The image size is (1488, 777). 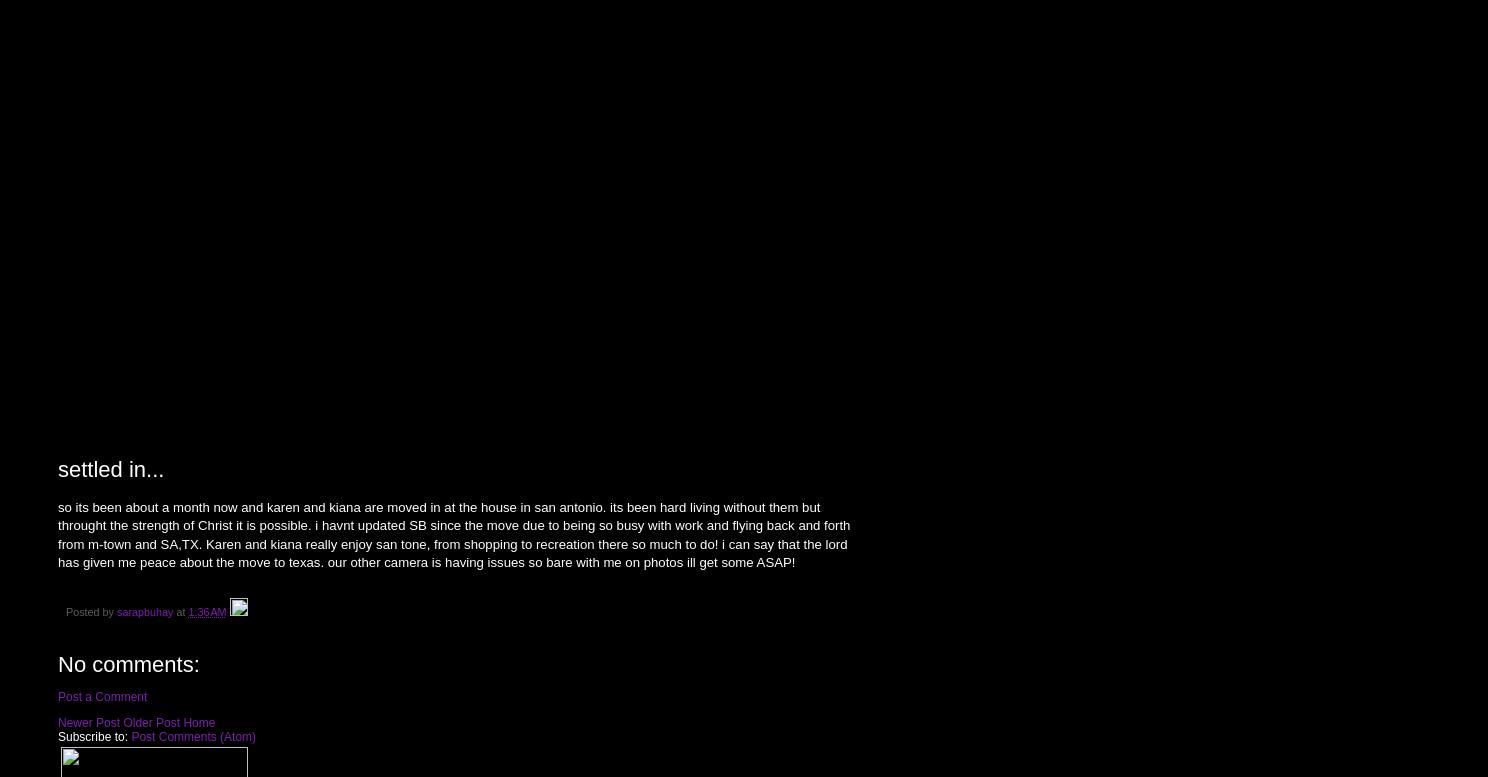 I want to click on 'Newer Post', so click(x=87, y=721).